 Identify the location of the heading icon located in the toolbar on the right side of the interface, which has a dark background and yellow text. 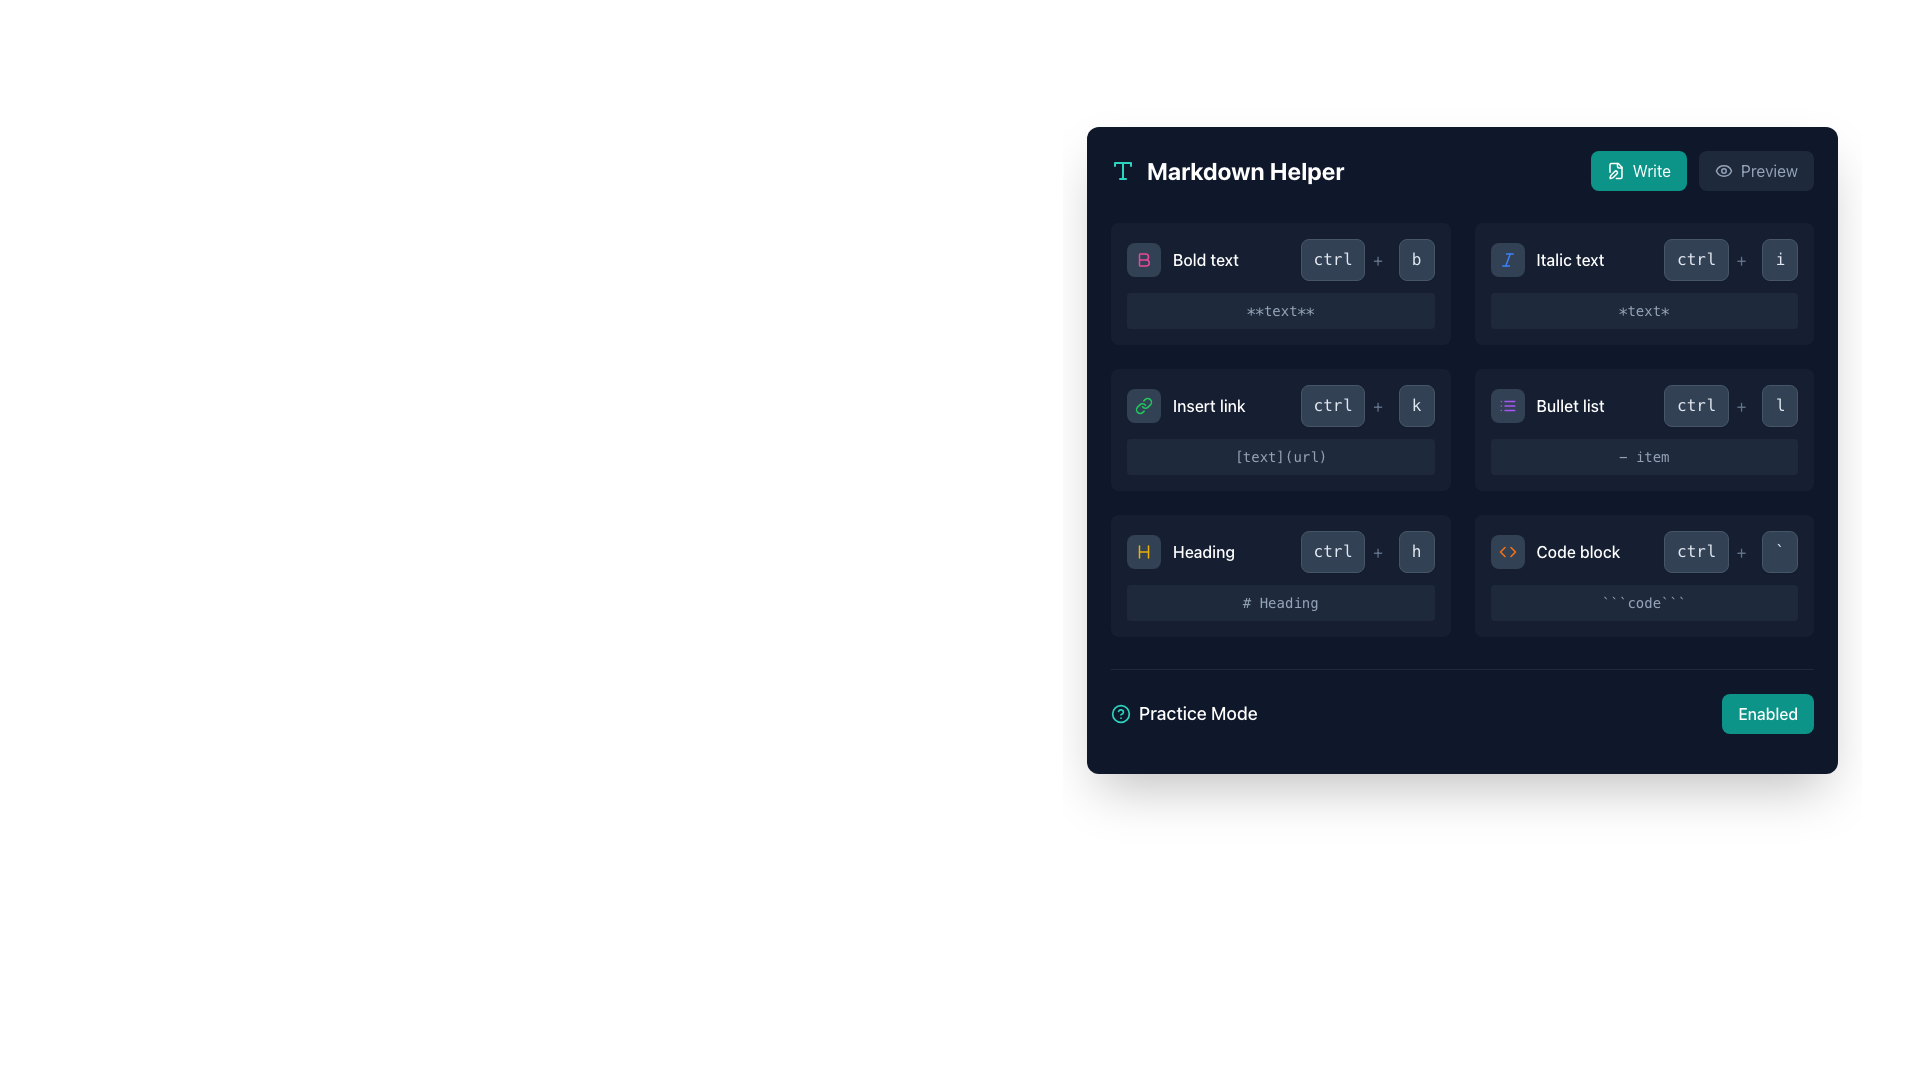
(1143, 551).